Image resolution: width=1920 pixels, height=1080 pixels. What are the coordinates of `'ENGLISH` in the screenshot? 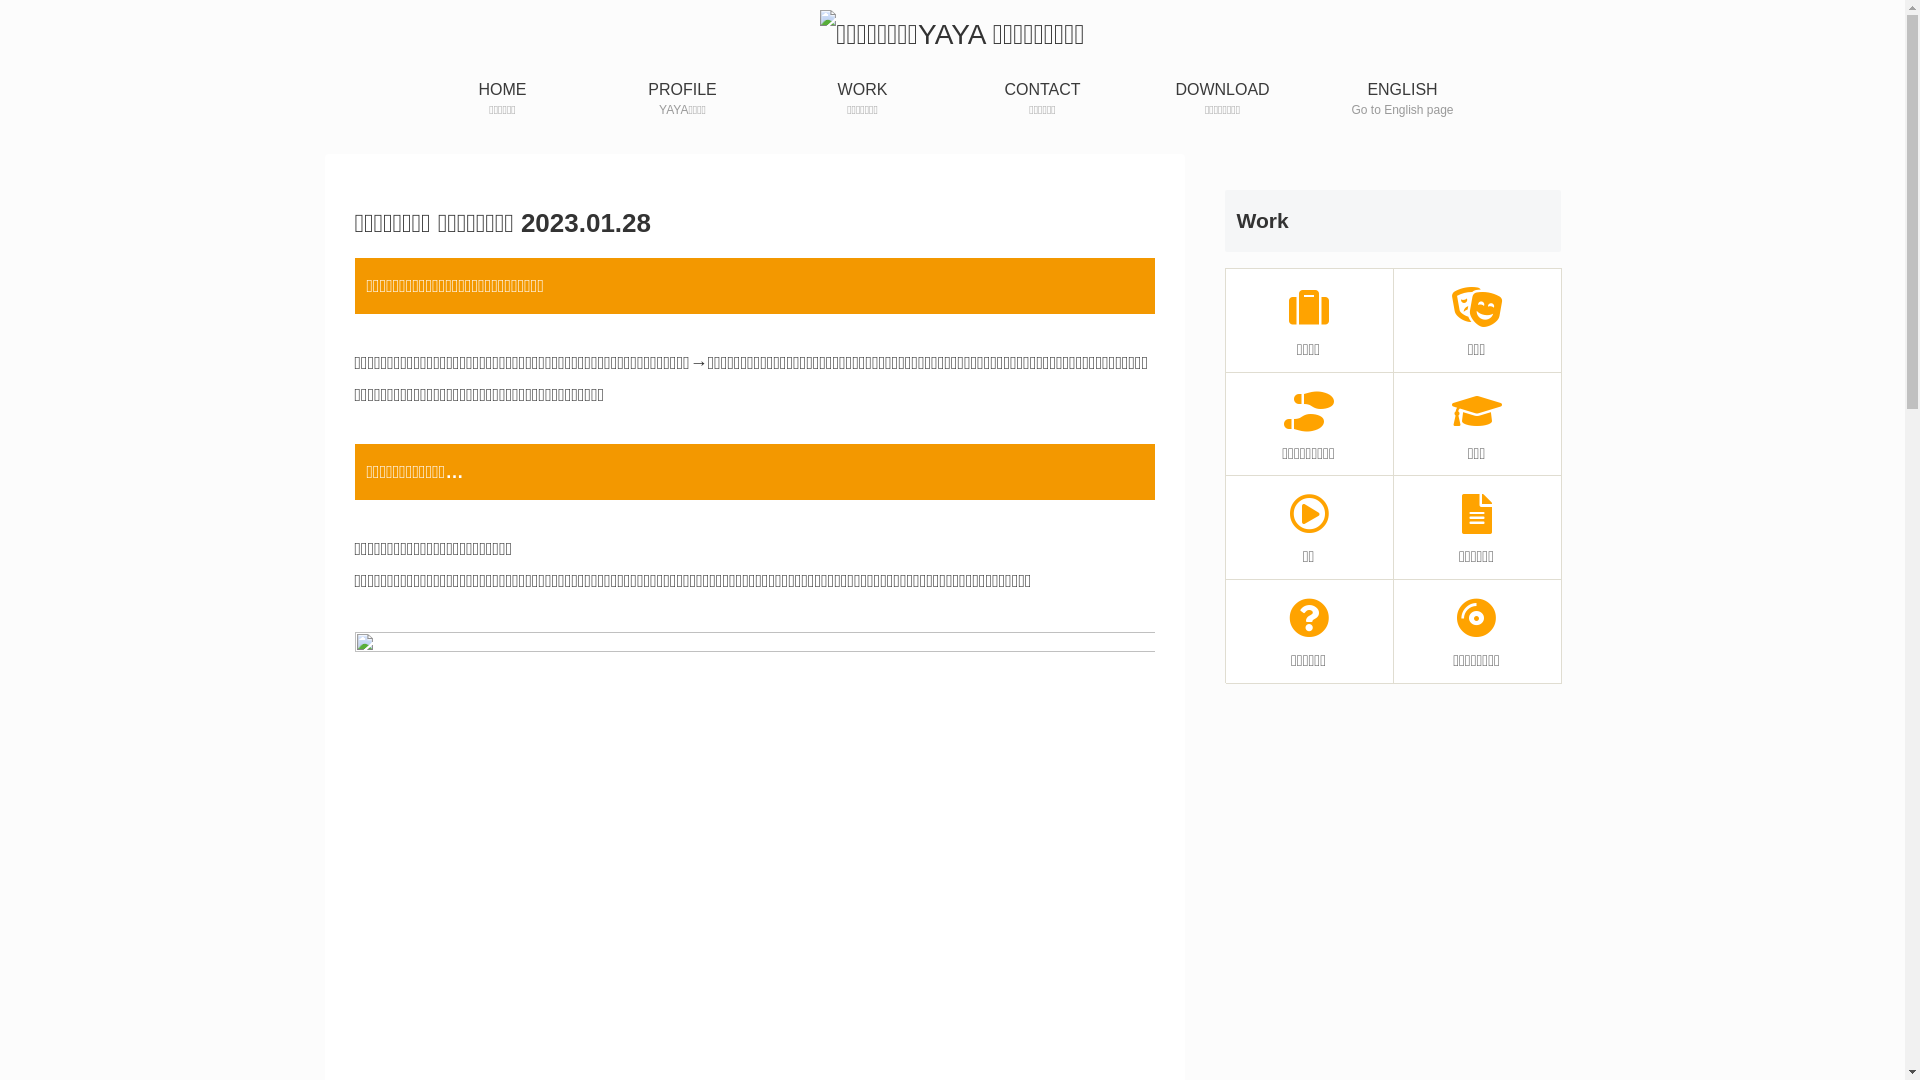 It's located at (1400, 100).